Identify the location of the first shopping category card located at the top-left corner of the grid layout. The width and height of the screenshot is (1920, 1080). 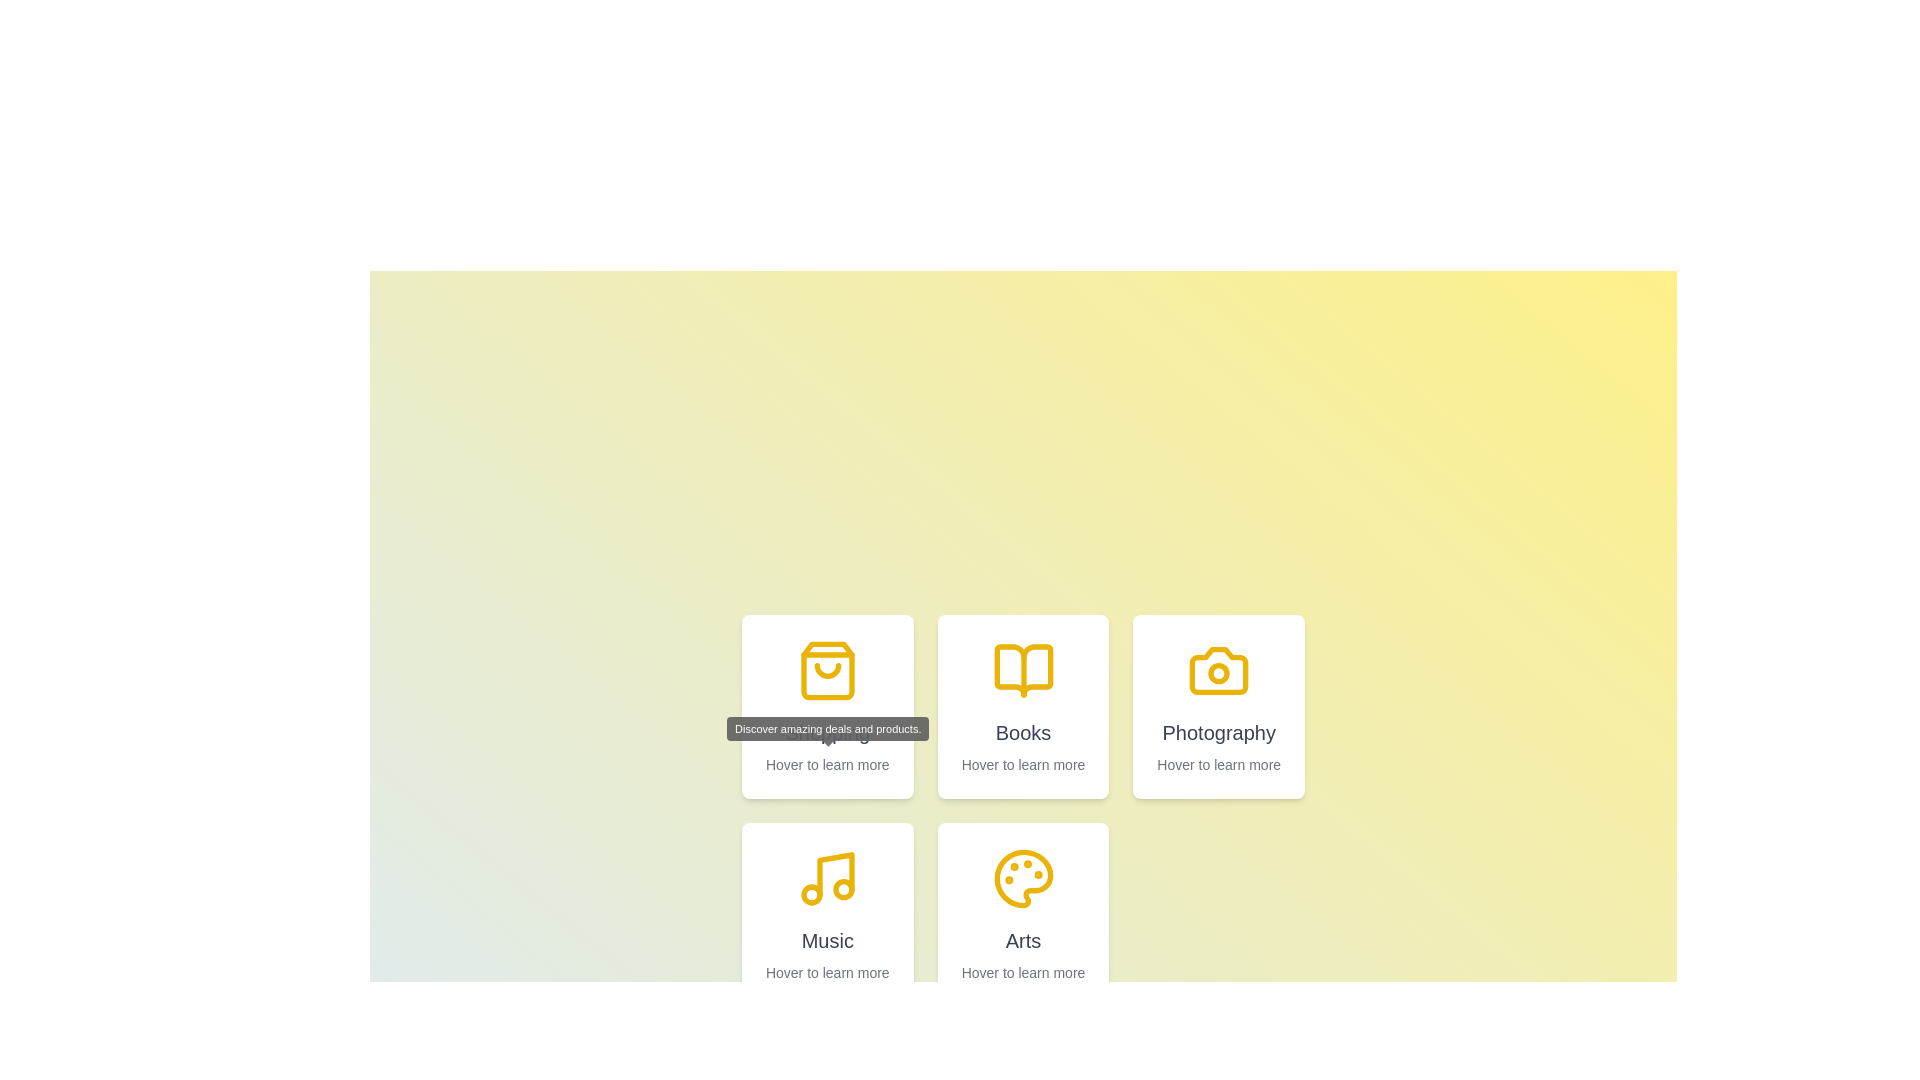
(827, 705).